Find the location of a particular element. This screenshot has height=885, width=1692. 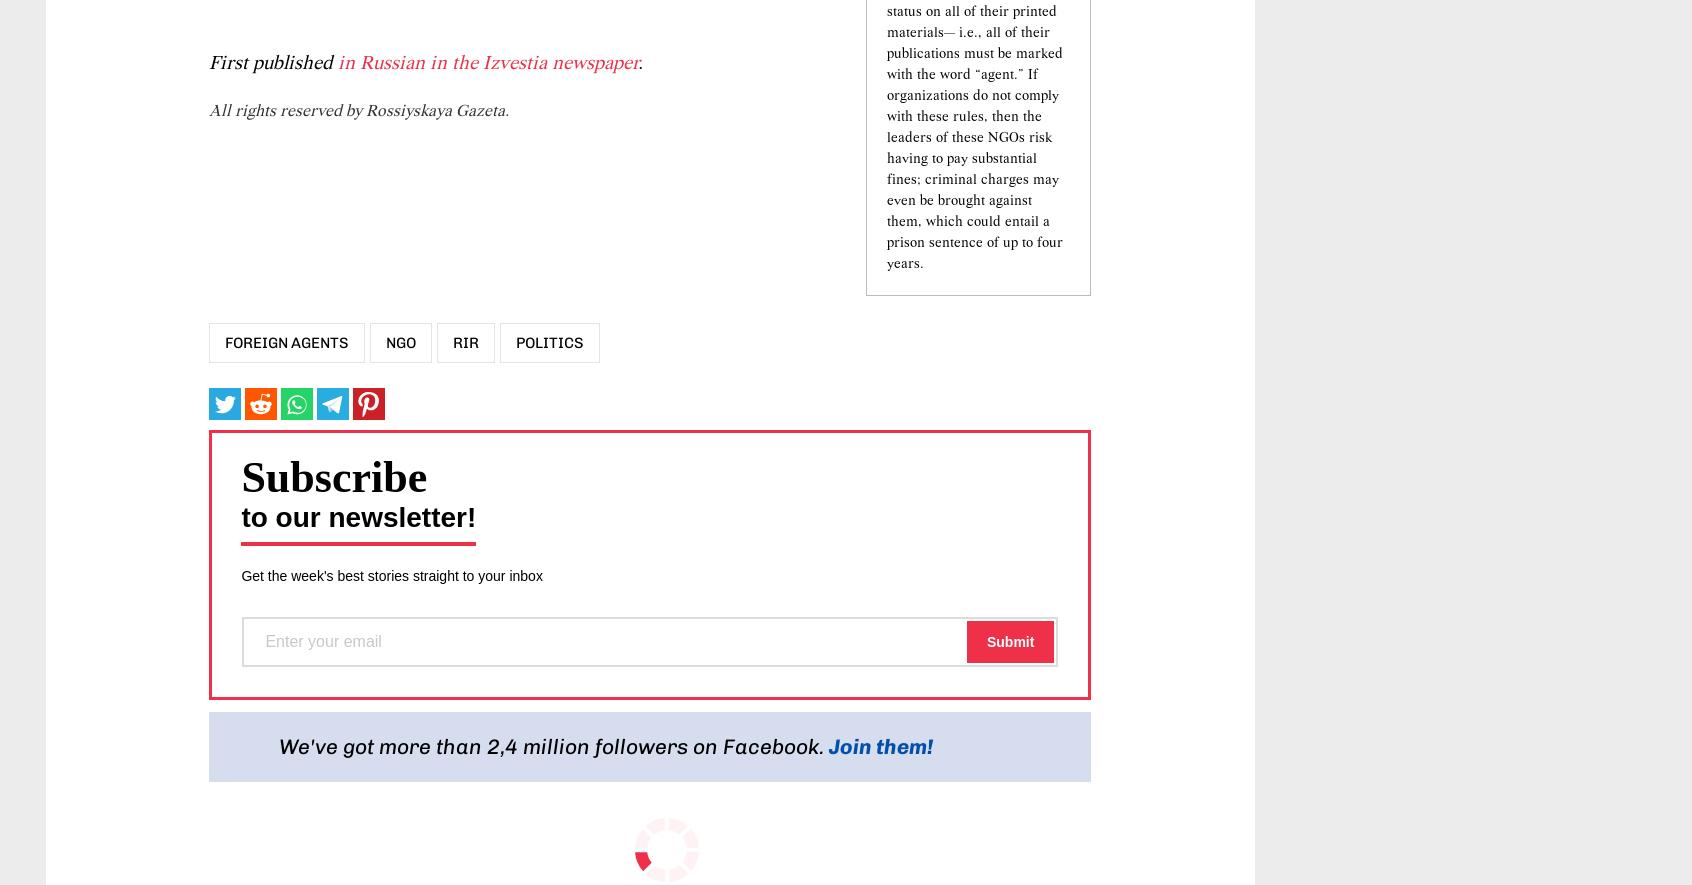

'RIR' is located at coordinates (464, 462).